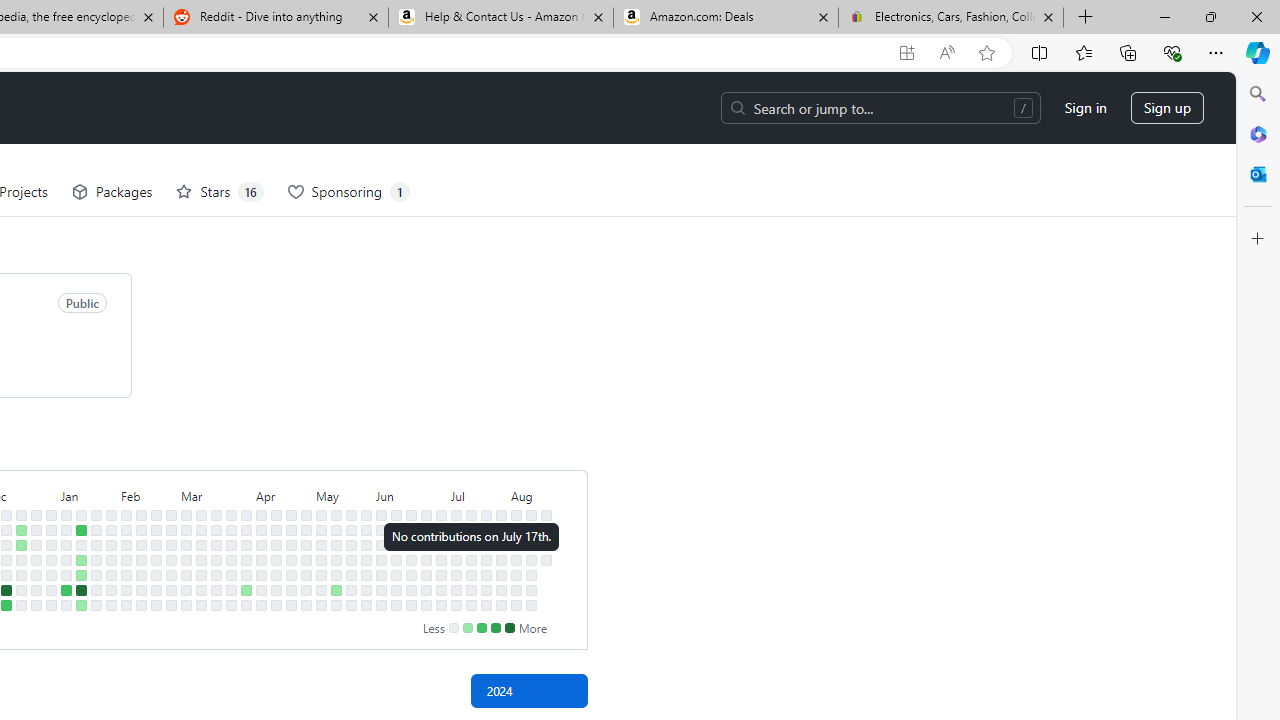  I want to click on 'No contributions on March 20th.', so click(216, 559).